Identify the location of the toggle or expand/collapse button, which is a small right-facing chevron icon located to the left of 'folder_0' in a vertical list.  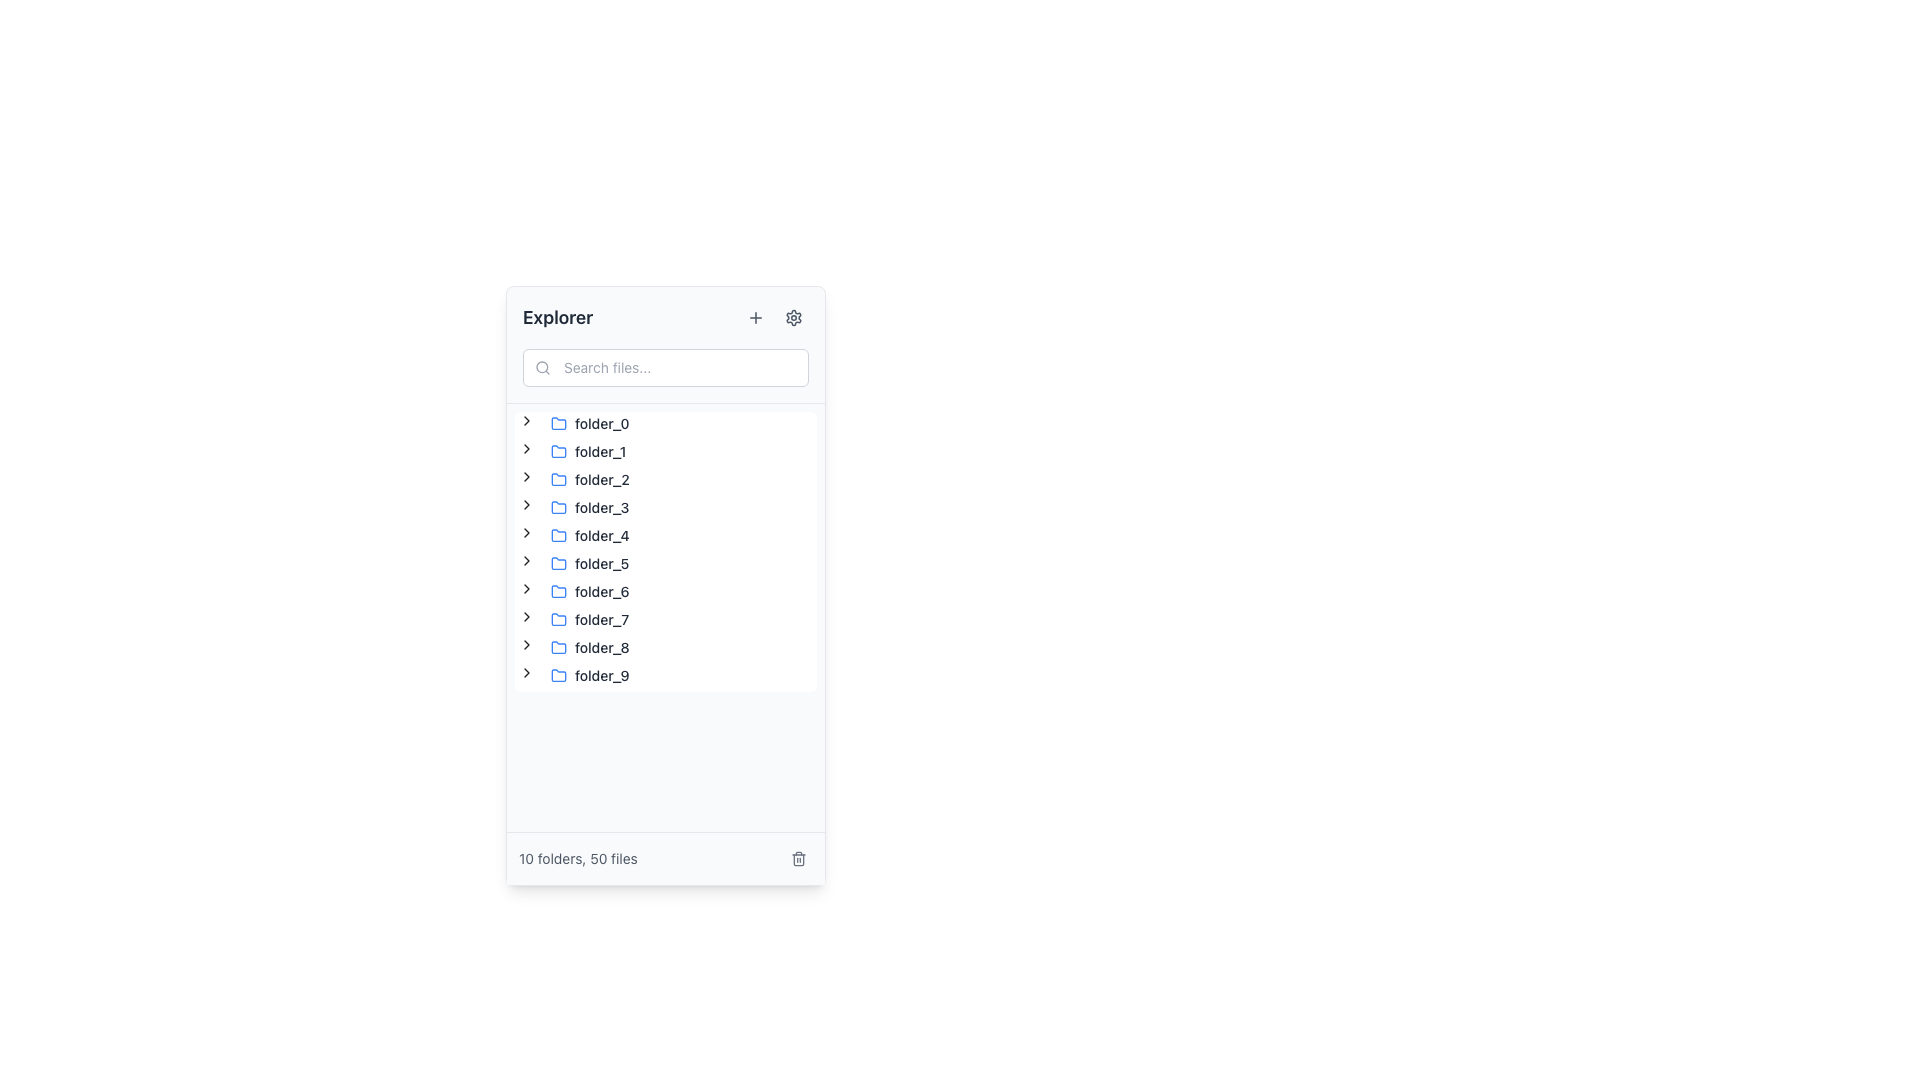
(527, 423).